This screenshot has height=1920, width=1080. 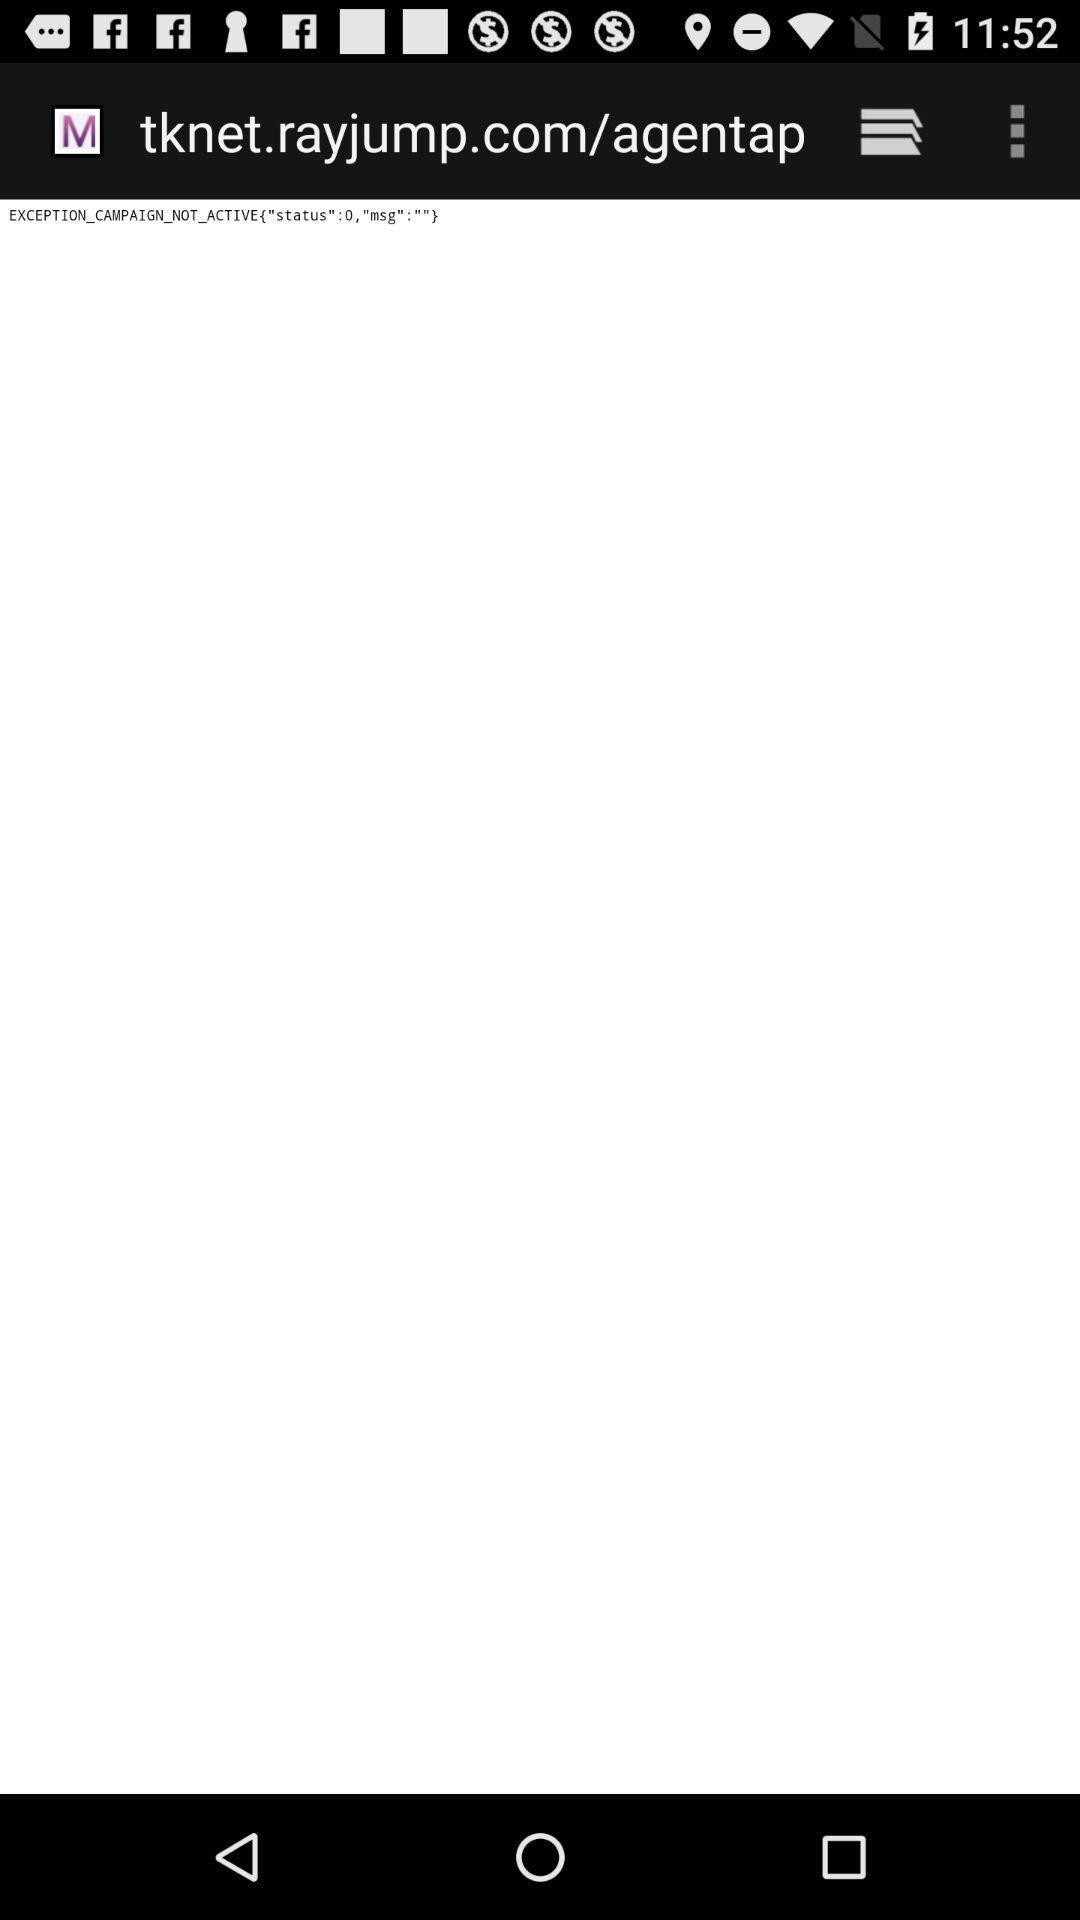 I want to click on the item to the right of the tknet rayjump com item, so click(x=890, y=130).